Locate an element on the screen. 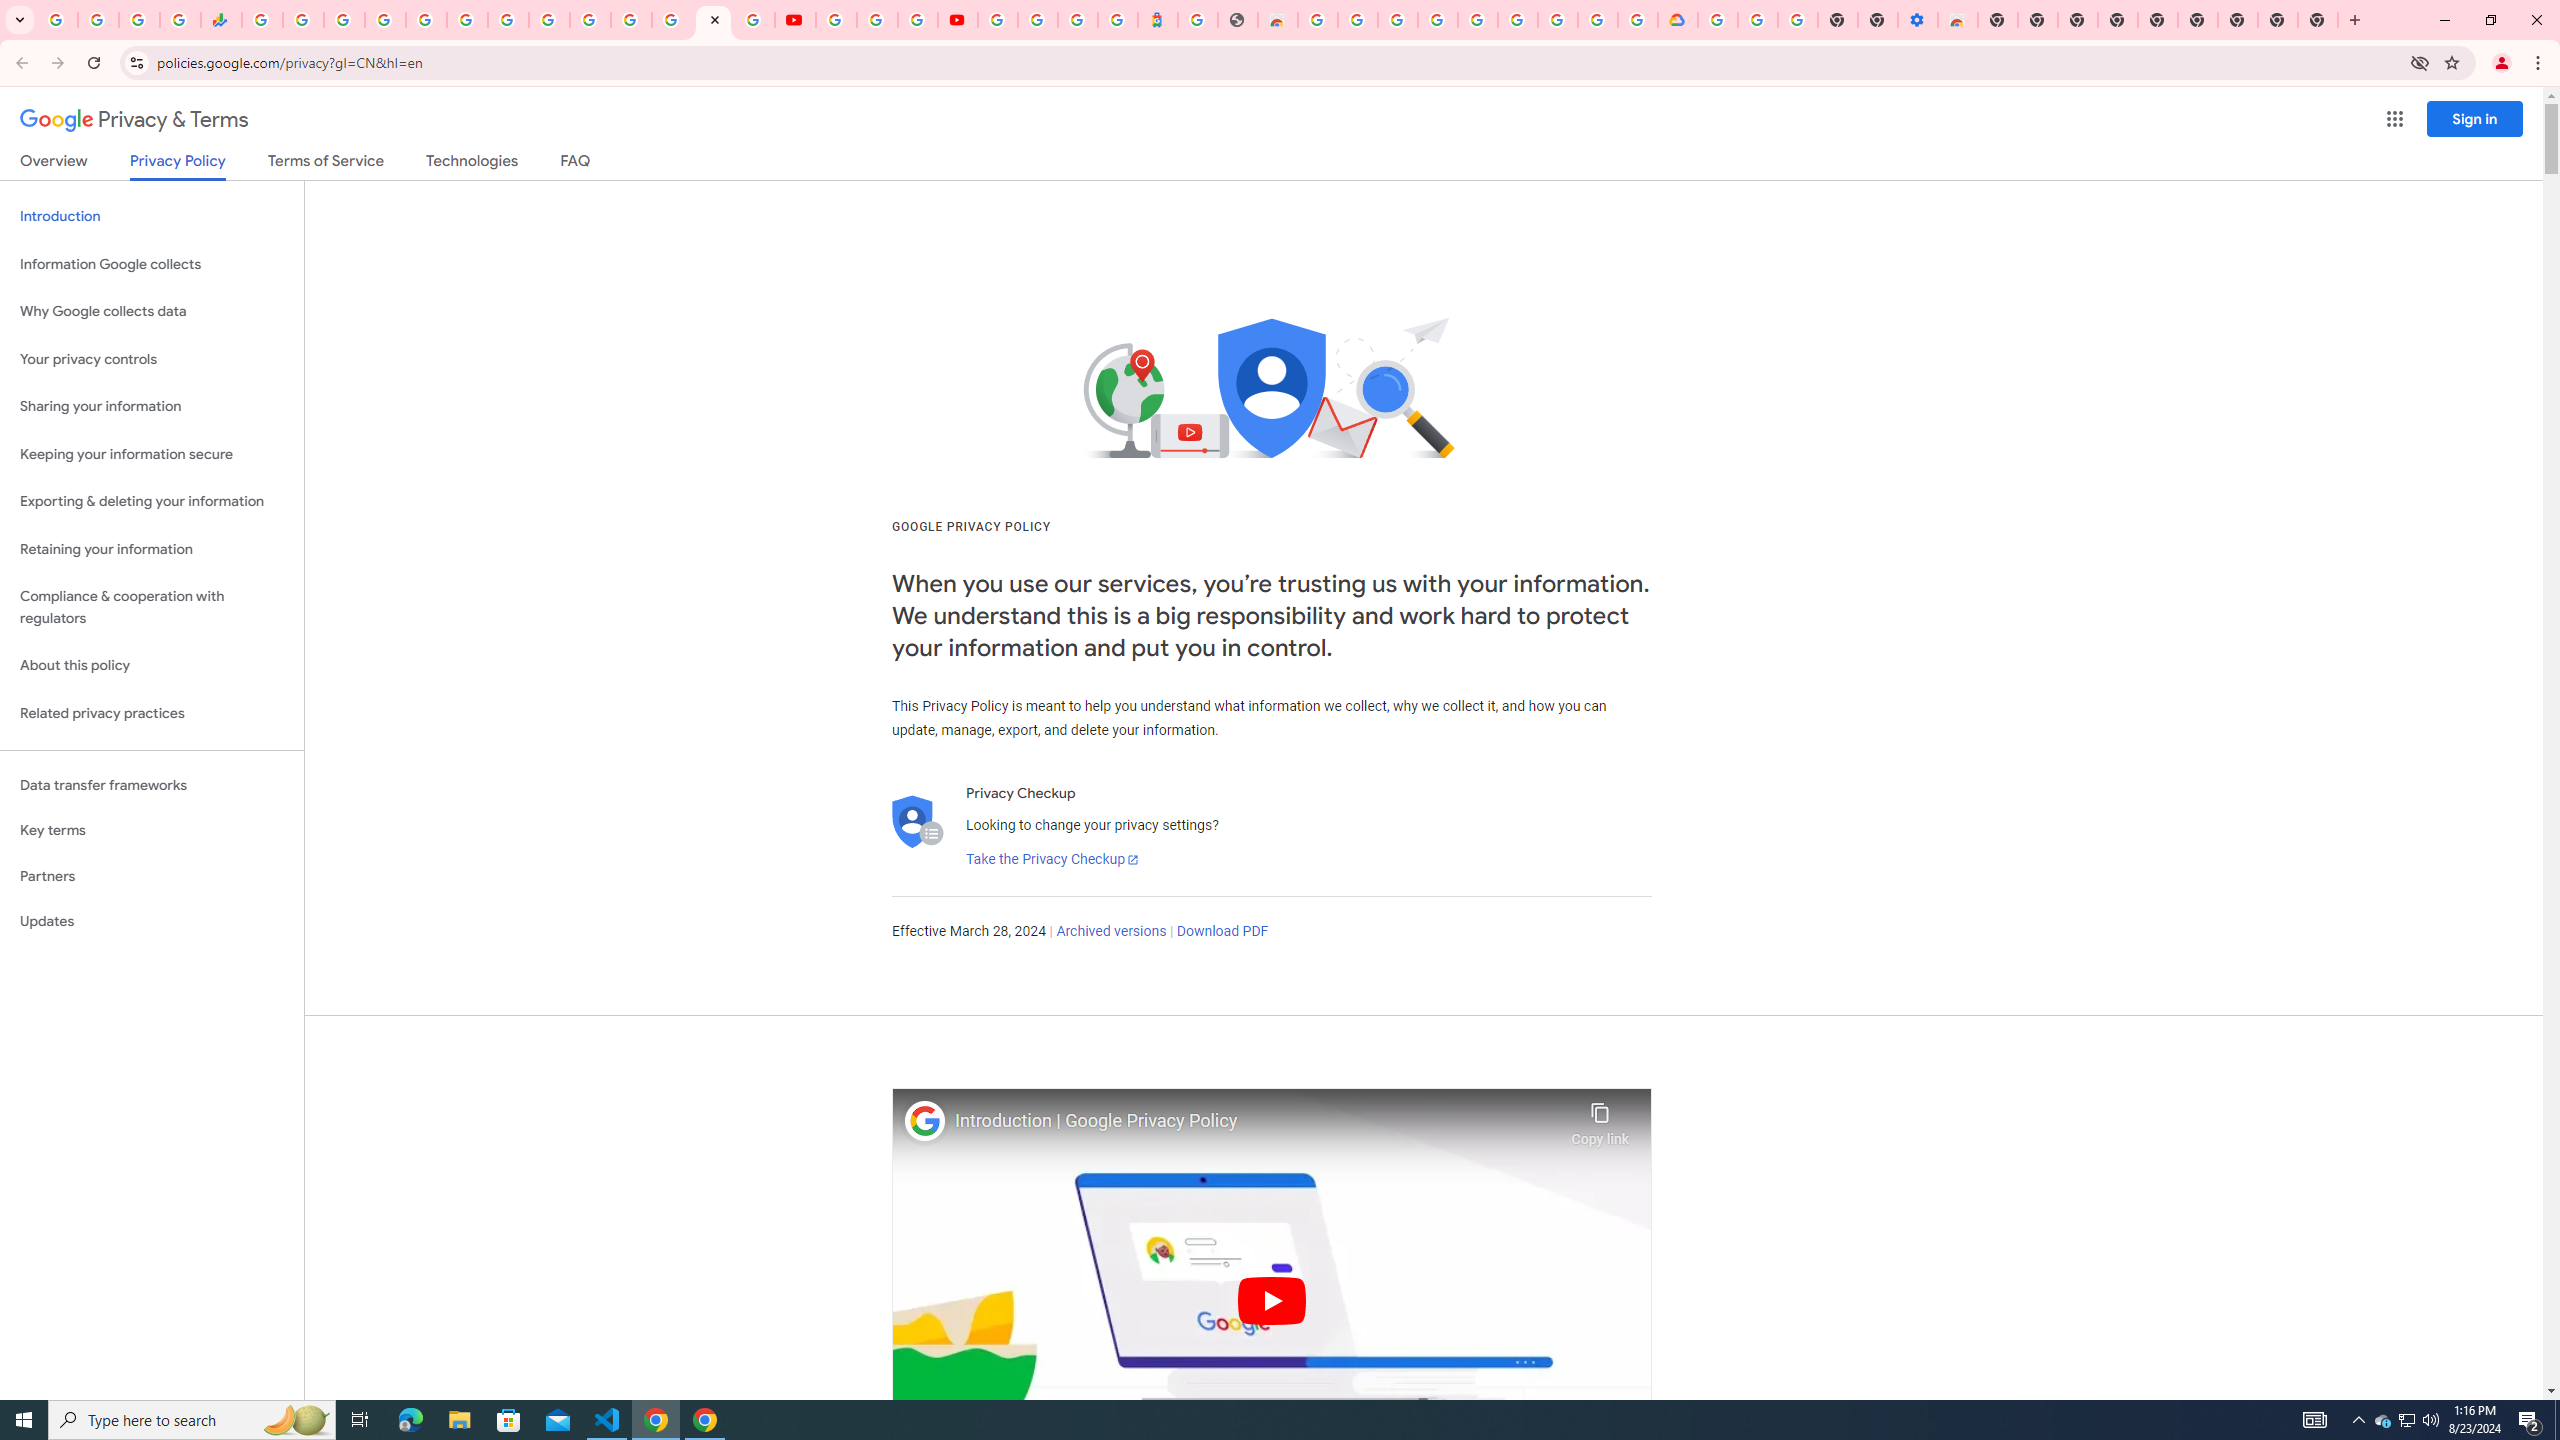 This screenshot has width=2560, height=1440. 'Information Google collects' is located at coordinates (151, 264).